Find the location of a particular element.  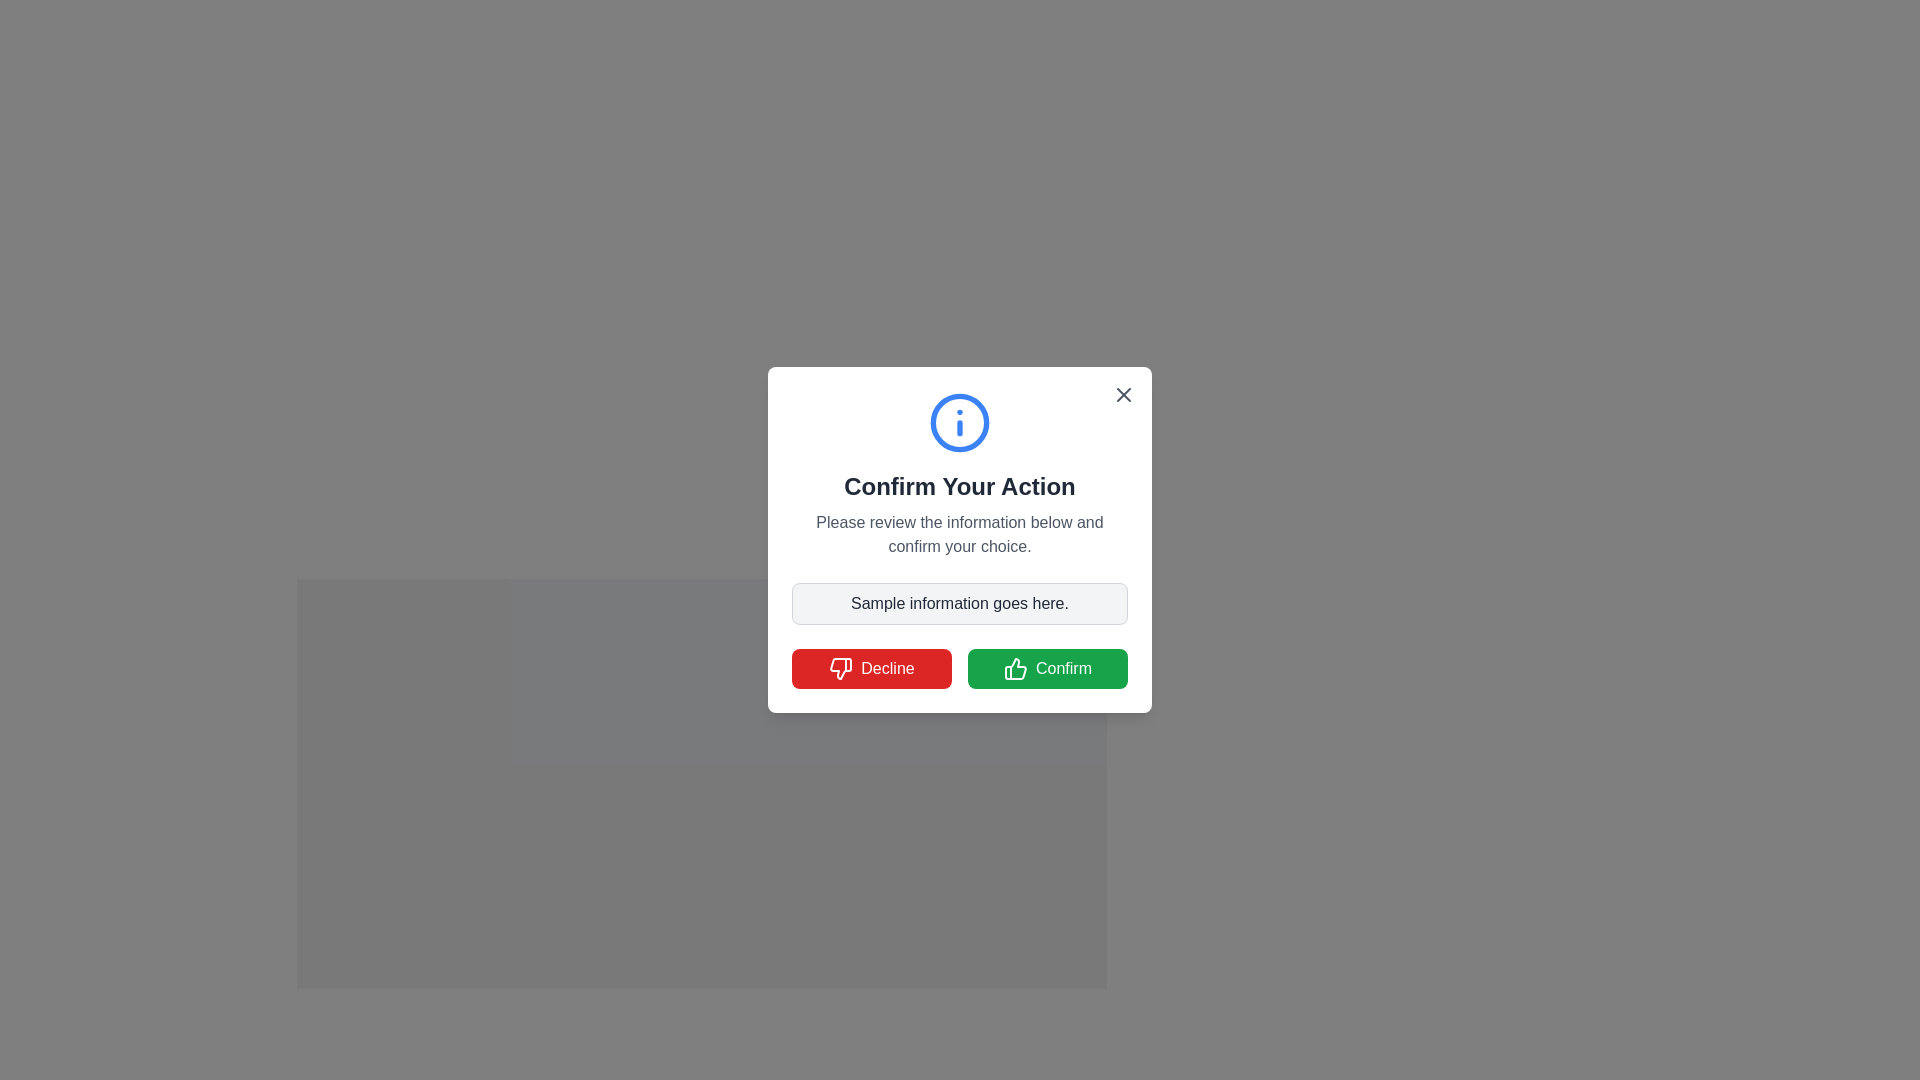

the 'Confirm' button which contains the green thumbs-up icon located at the lower-right corner of the modal dialog interface is located at coordinates (1015, 668).